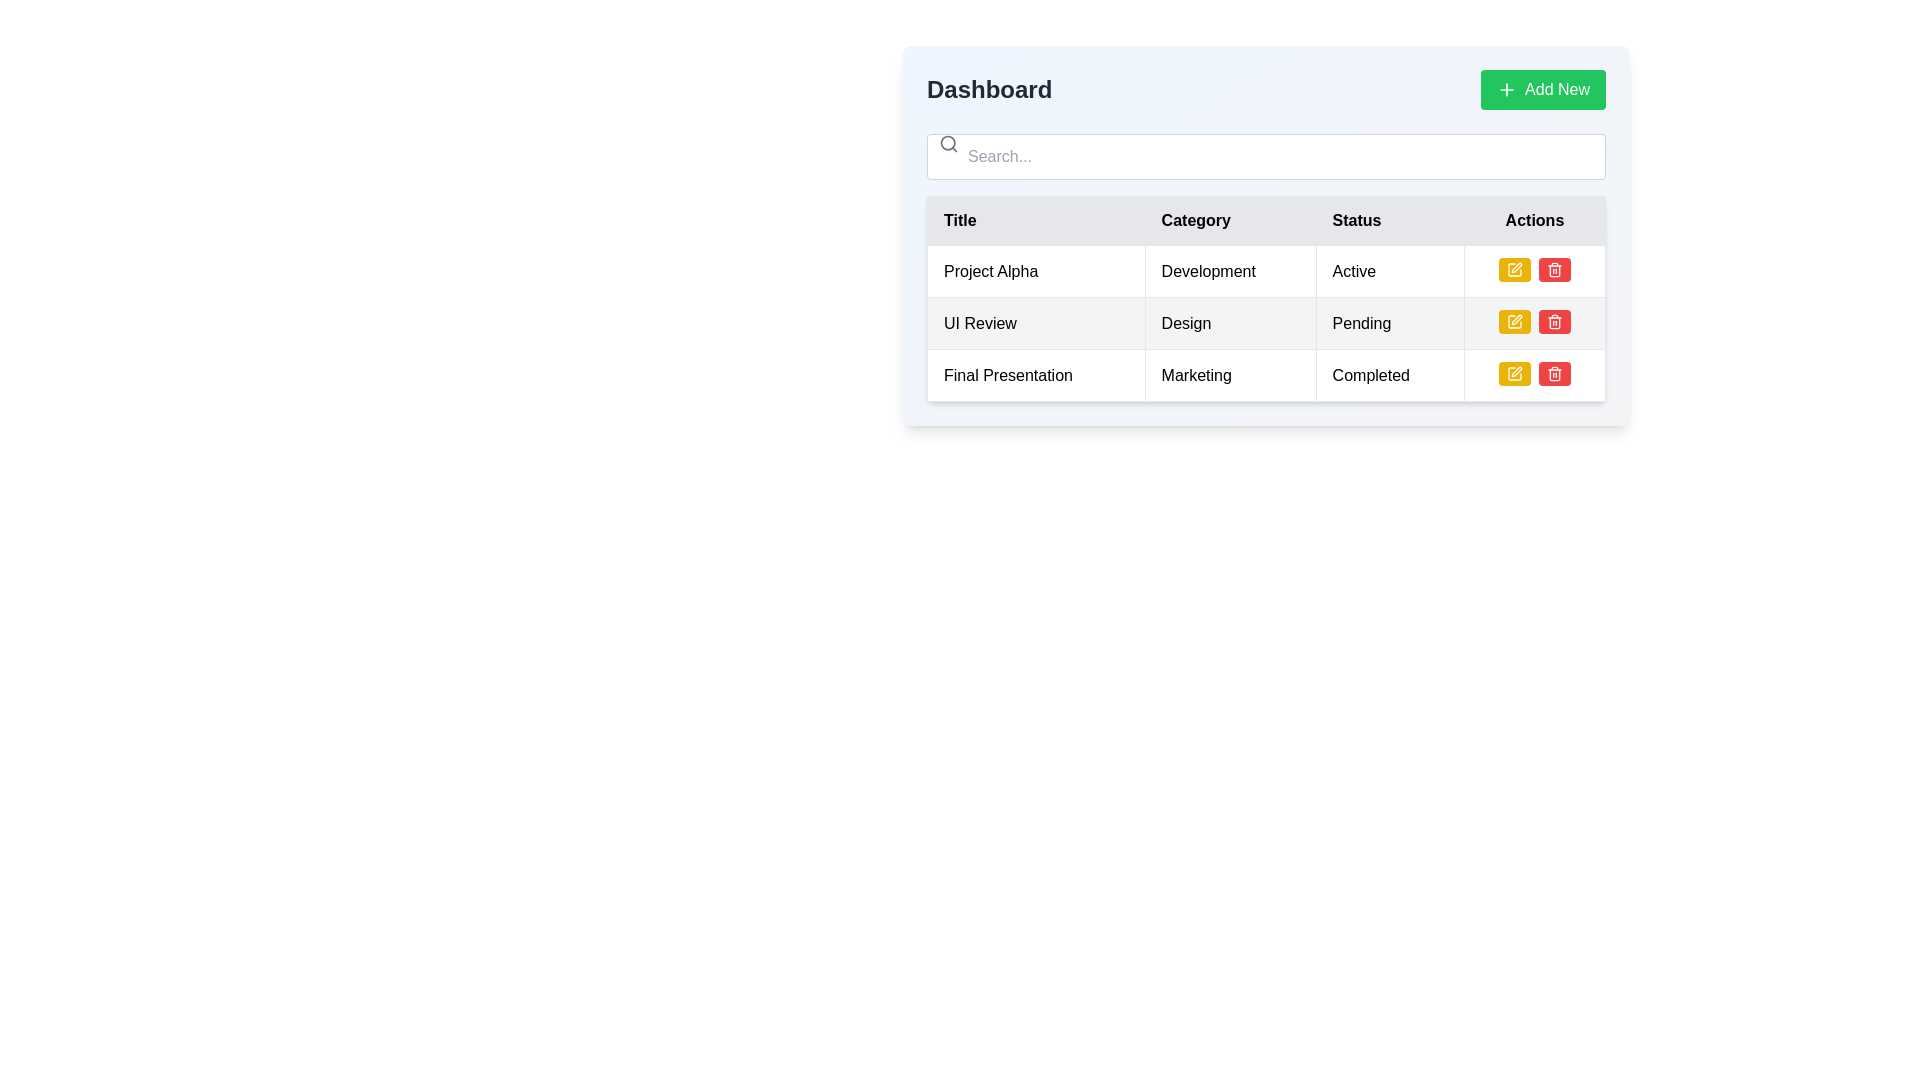 This screenshot has height=1080, width=1920. Describe the element at coordinates (1514, 320) in the screenshot. I see `the outlined box icon of the action button with a yellow background located in the 'Actions' column of the third row` at that location.